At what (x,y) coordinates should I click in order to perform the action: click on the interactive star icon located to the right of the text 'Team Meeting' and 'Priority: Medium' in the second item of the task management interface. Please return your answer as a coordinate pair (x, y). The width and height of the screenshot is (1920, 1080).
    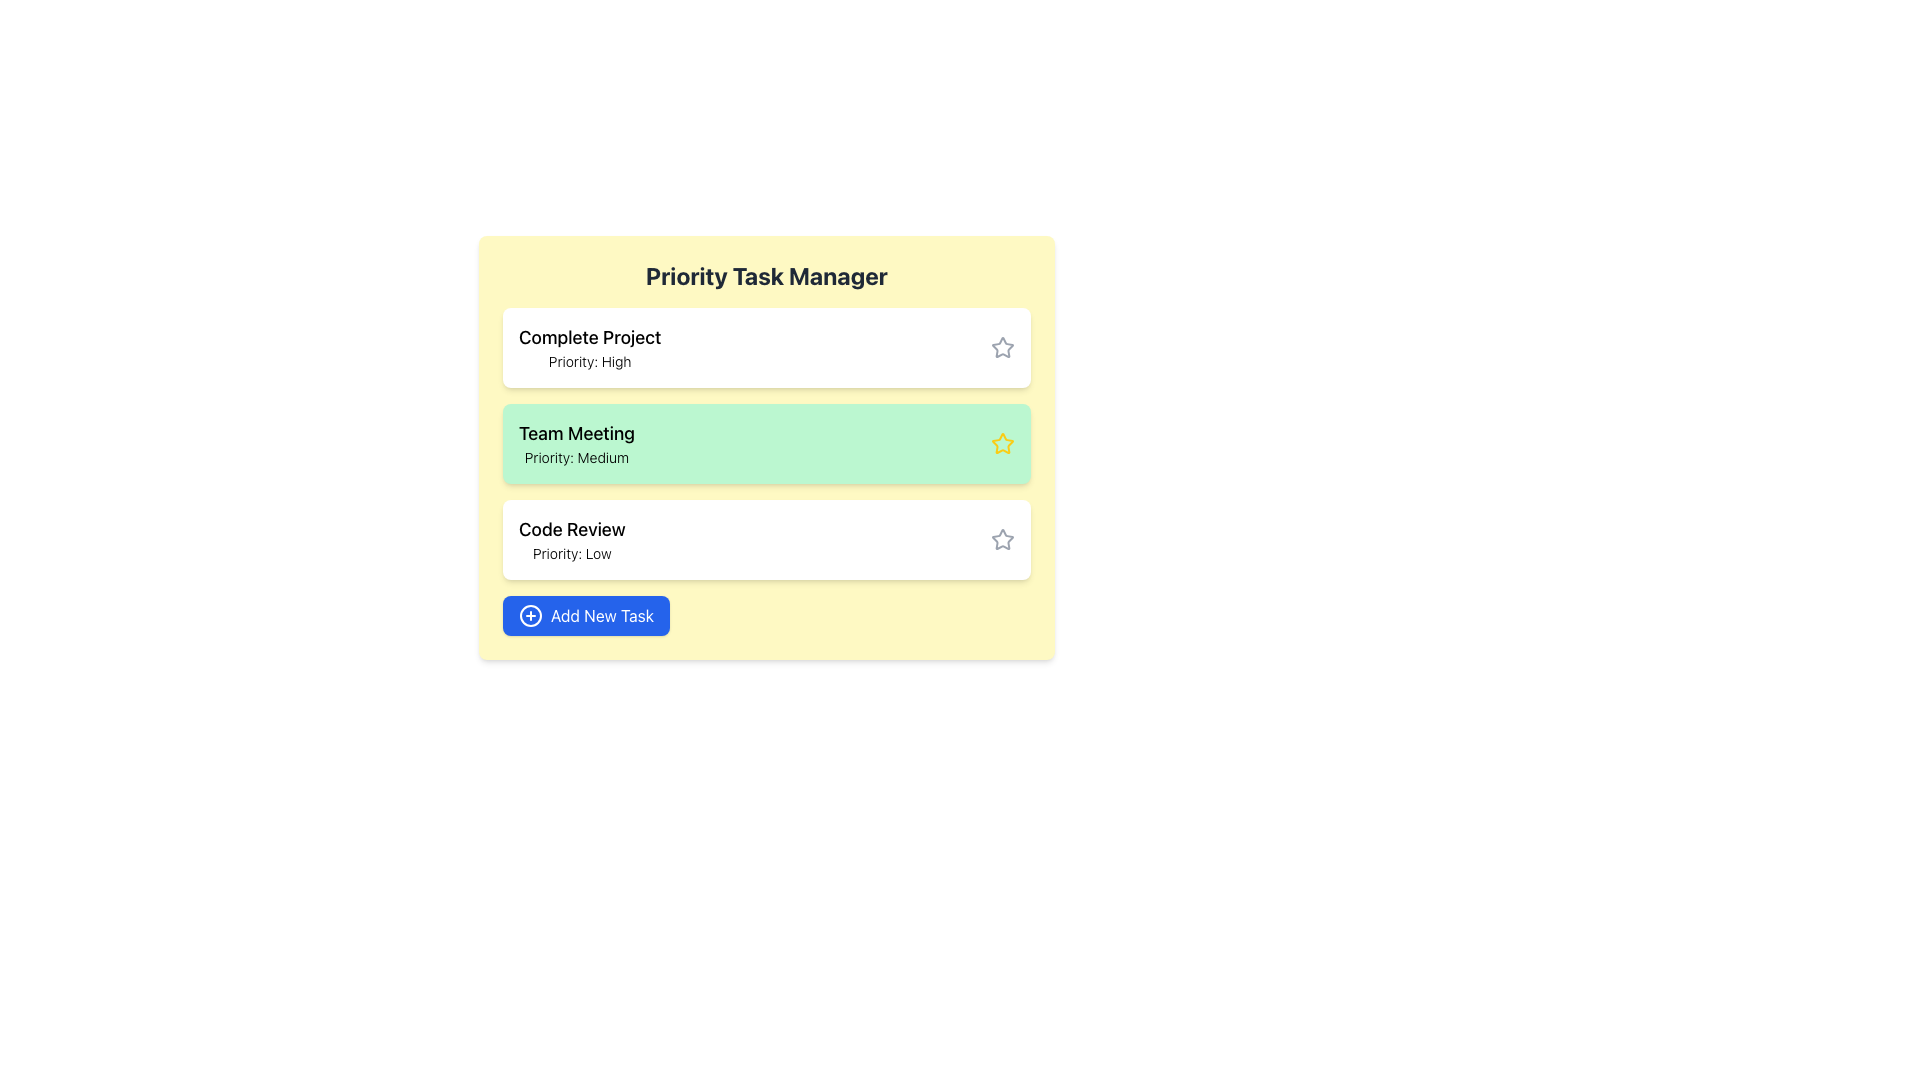
    Looking at the image, I should click on (1003, 442).